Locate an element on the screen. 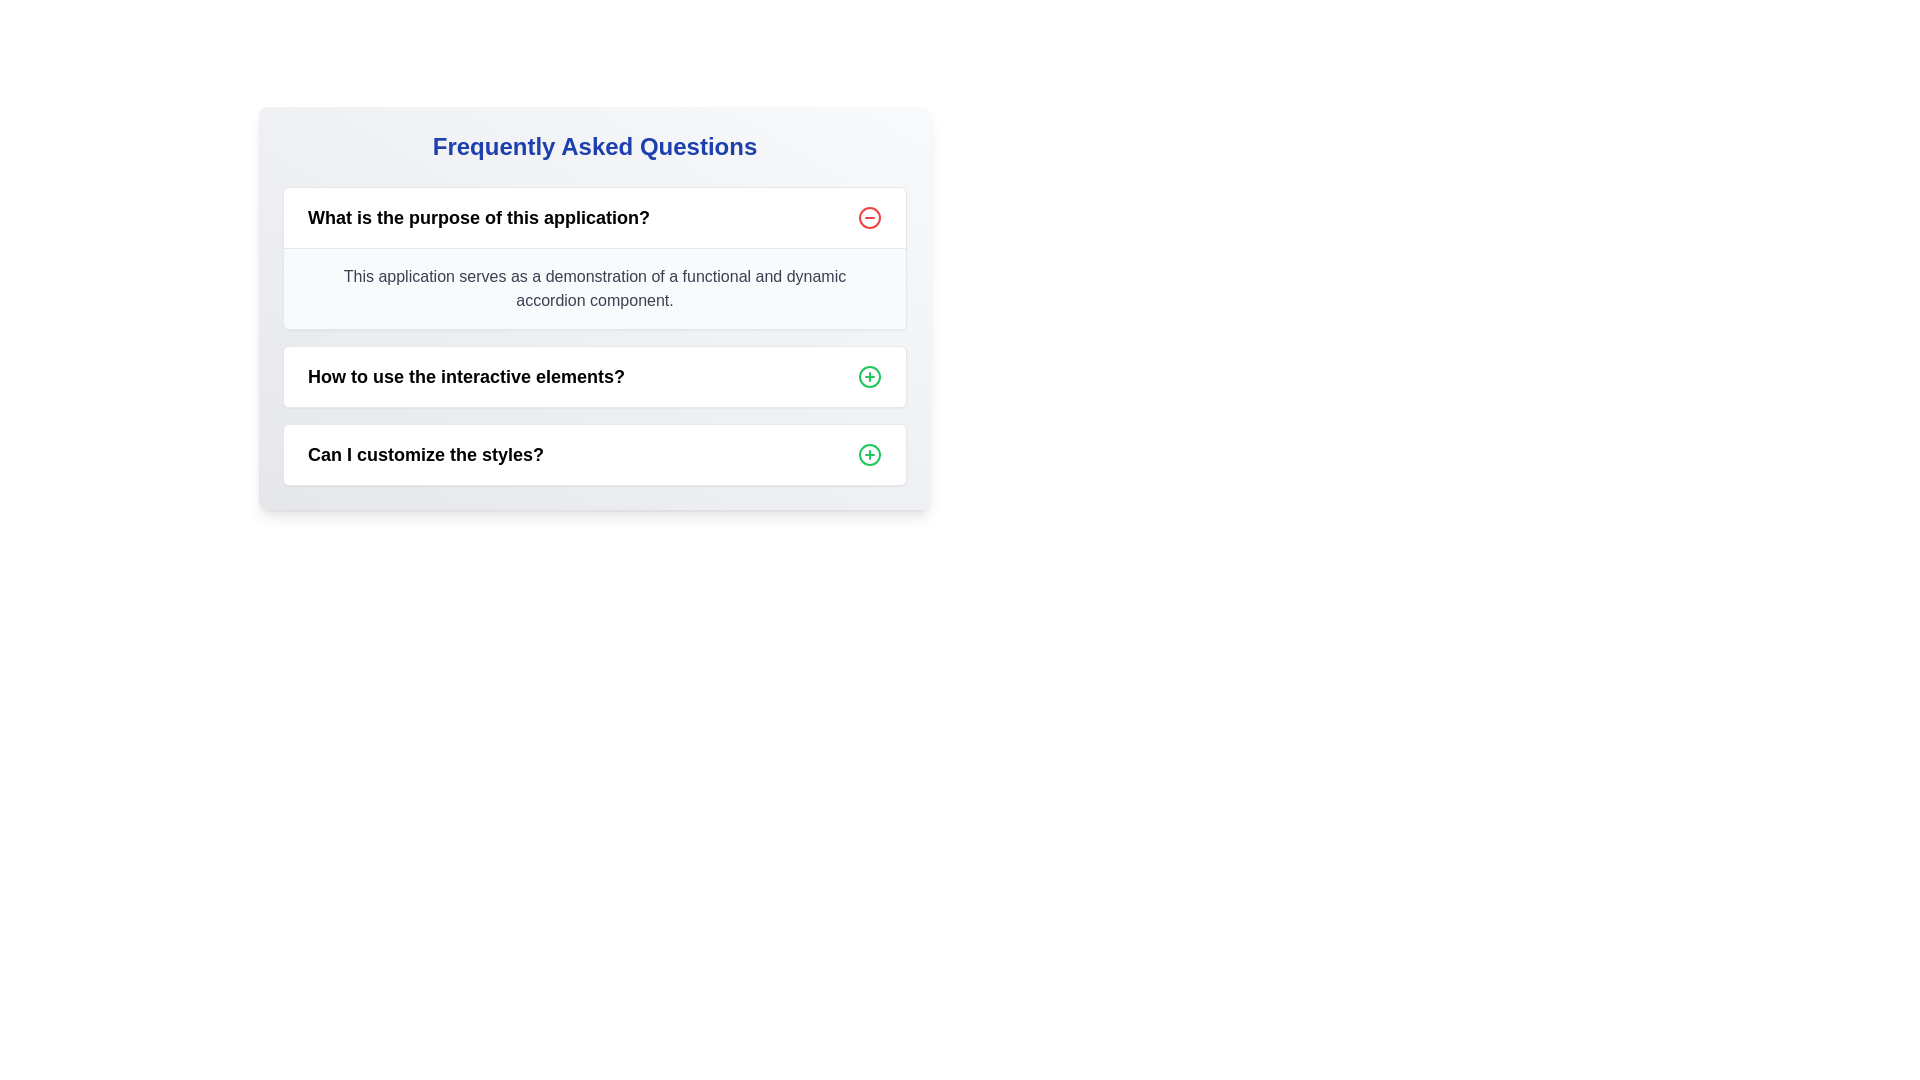 Image resolution: width=1920 pixels, height=1080 pixels. the SVG Circle that serves as a visual component of the circle-minus icon, located in the top-right corner of the first FAQ item block is located at coordinates (869, 218).